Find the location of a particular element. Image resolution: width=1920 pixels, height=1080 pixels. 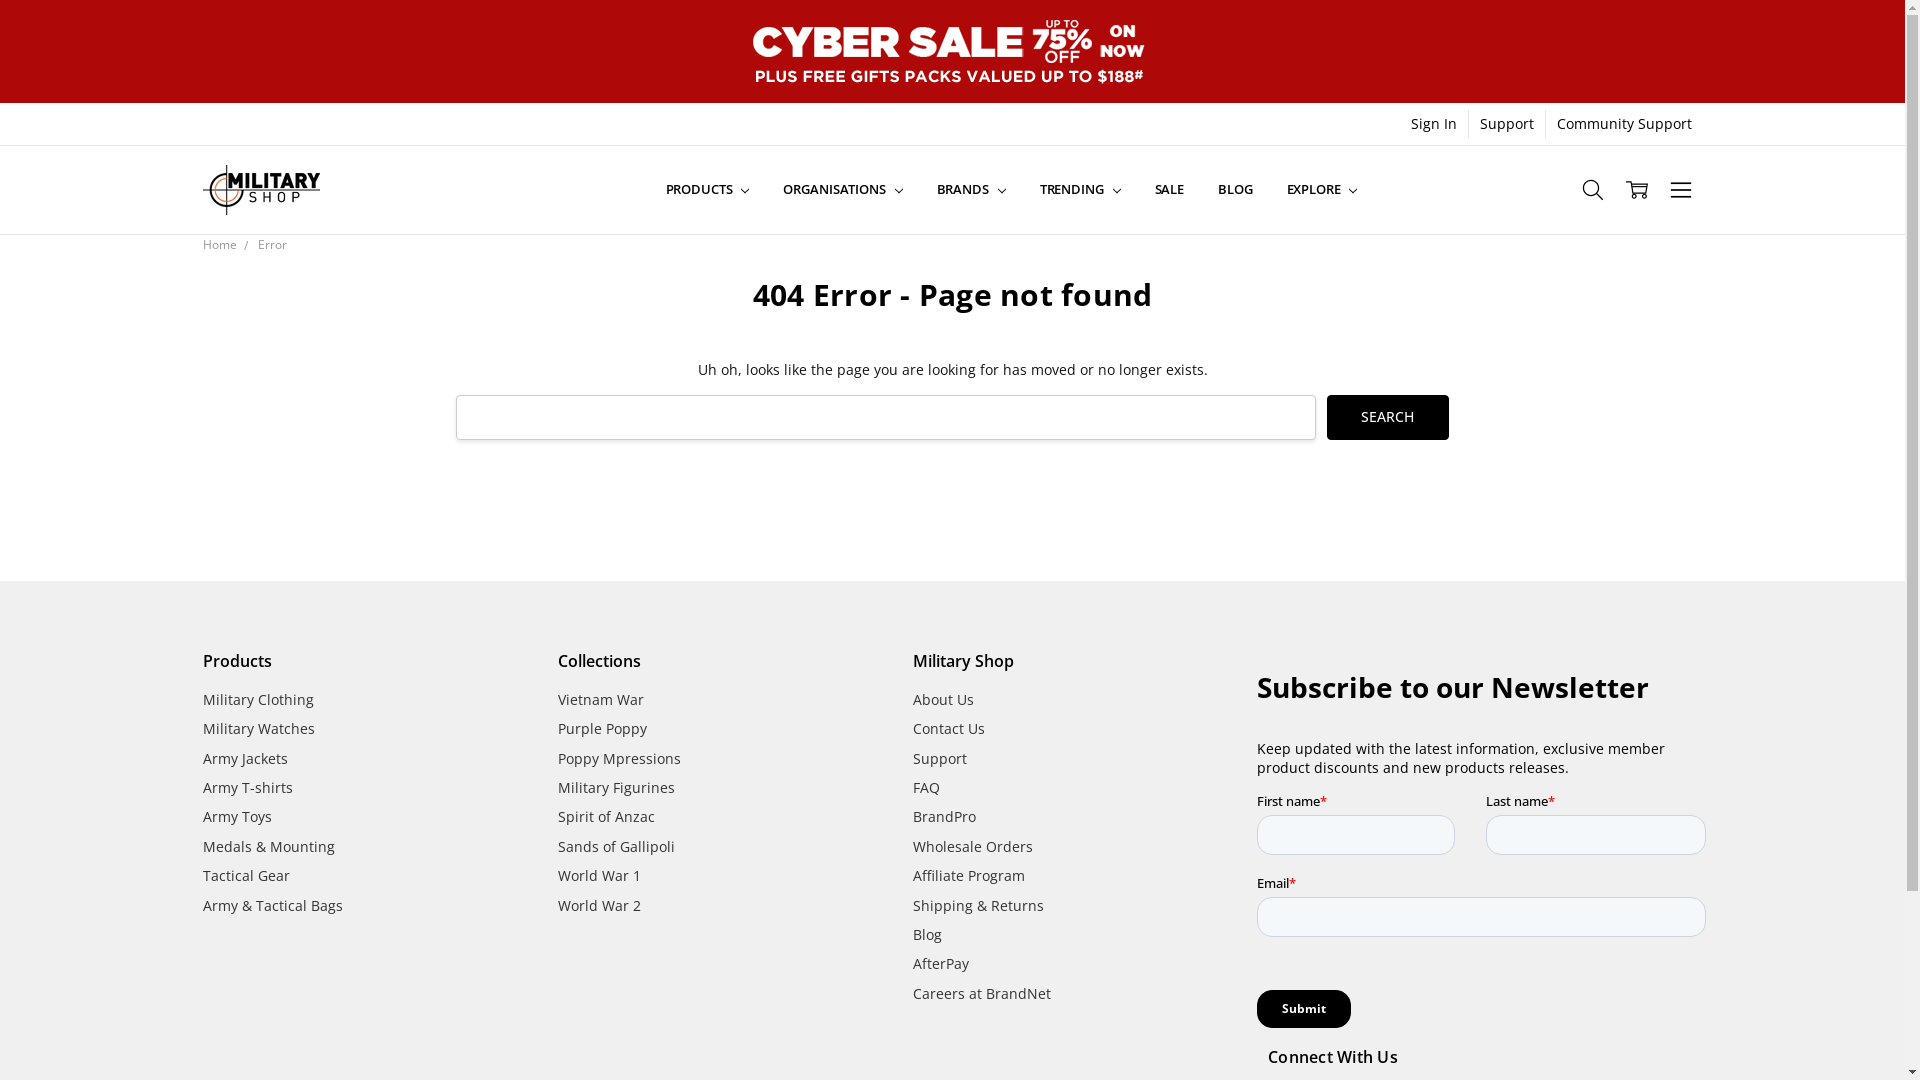

'Purple Poppy' is located at coordinates (601, 728).